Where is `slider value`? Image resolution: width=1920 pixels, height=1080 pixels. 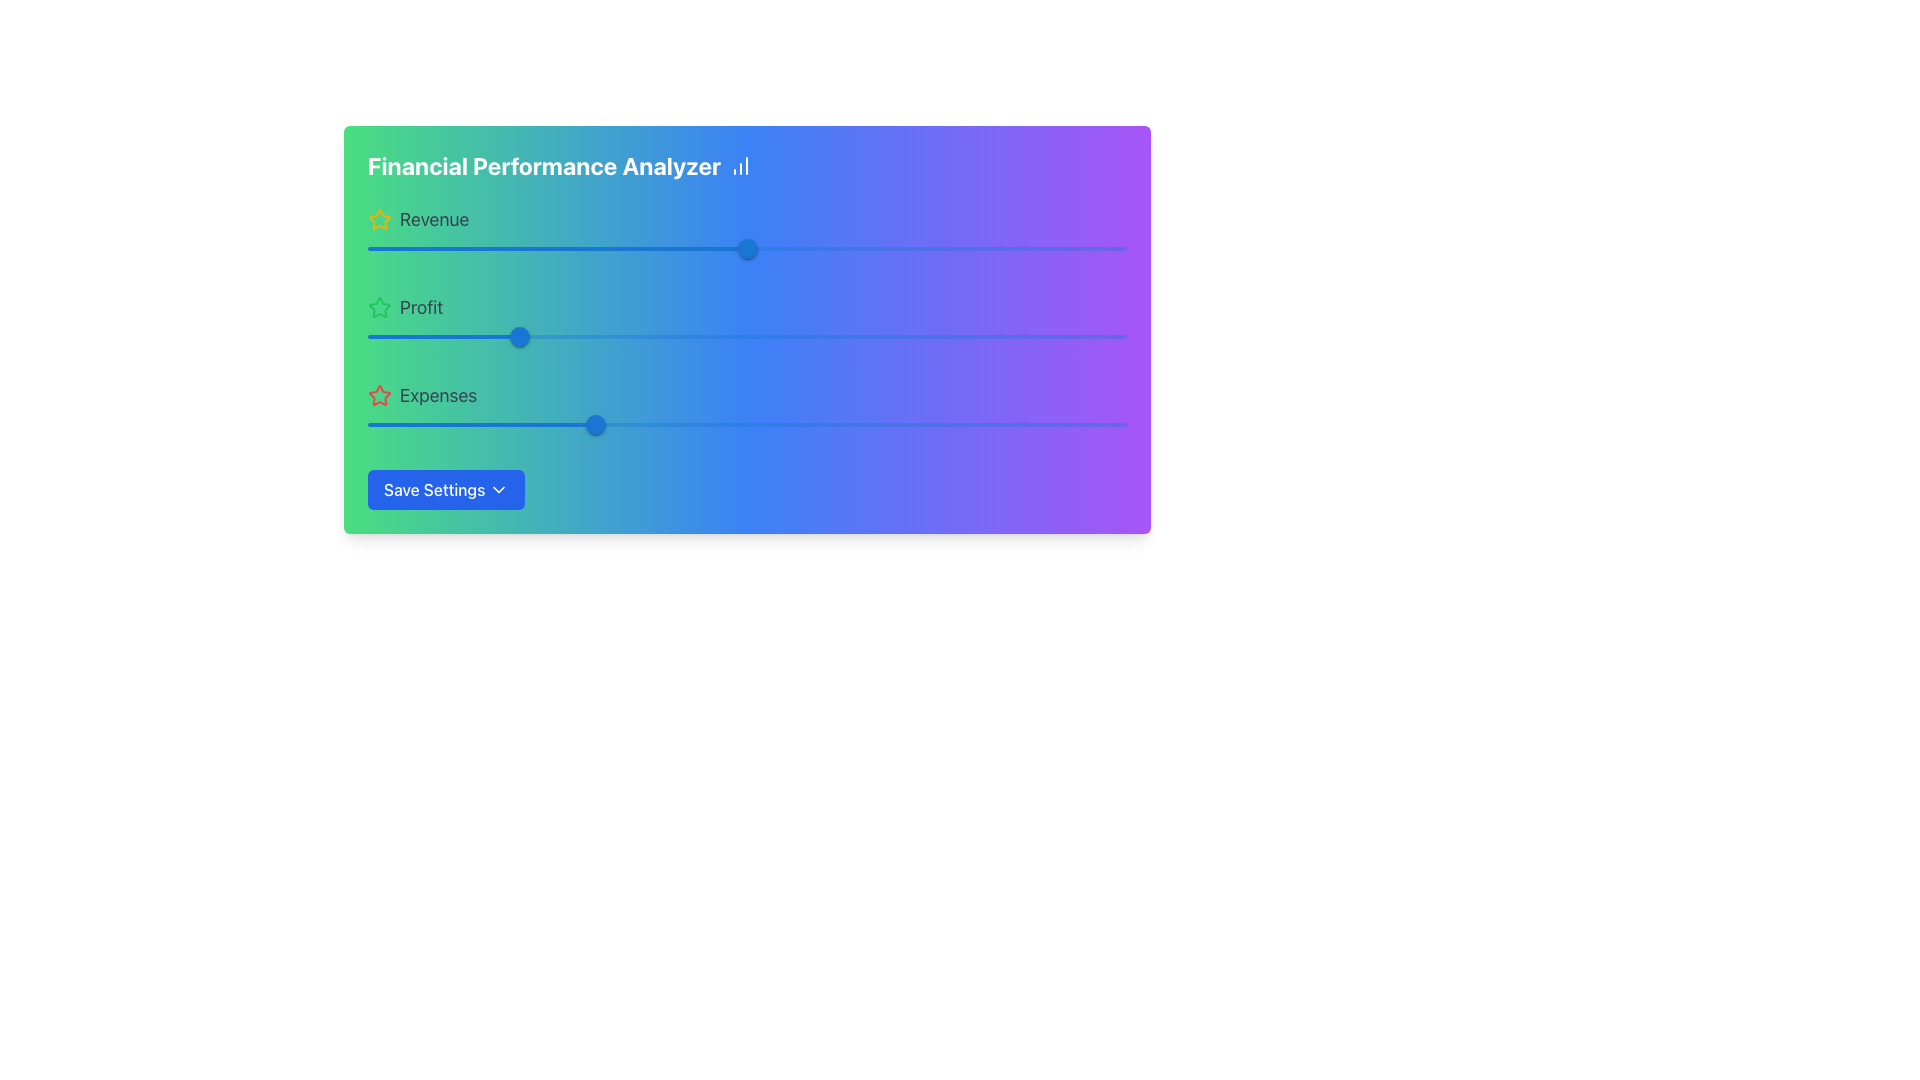
slider value is located at coordinates (510, 335).